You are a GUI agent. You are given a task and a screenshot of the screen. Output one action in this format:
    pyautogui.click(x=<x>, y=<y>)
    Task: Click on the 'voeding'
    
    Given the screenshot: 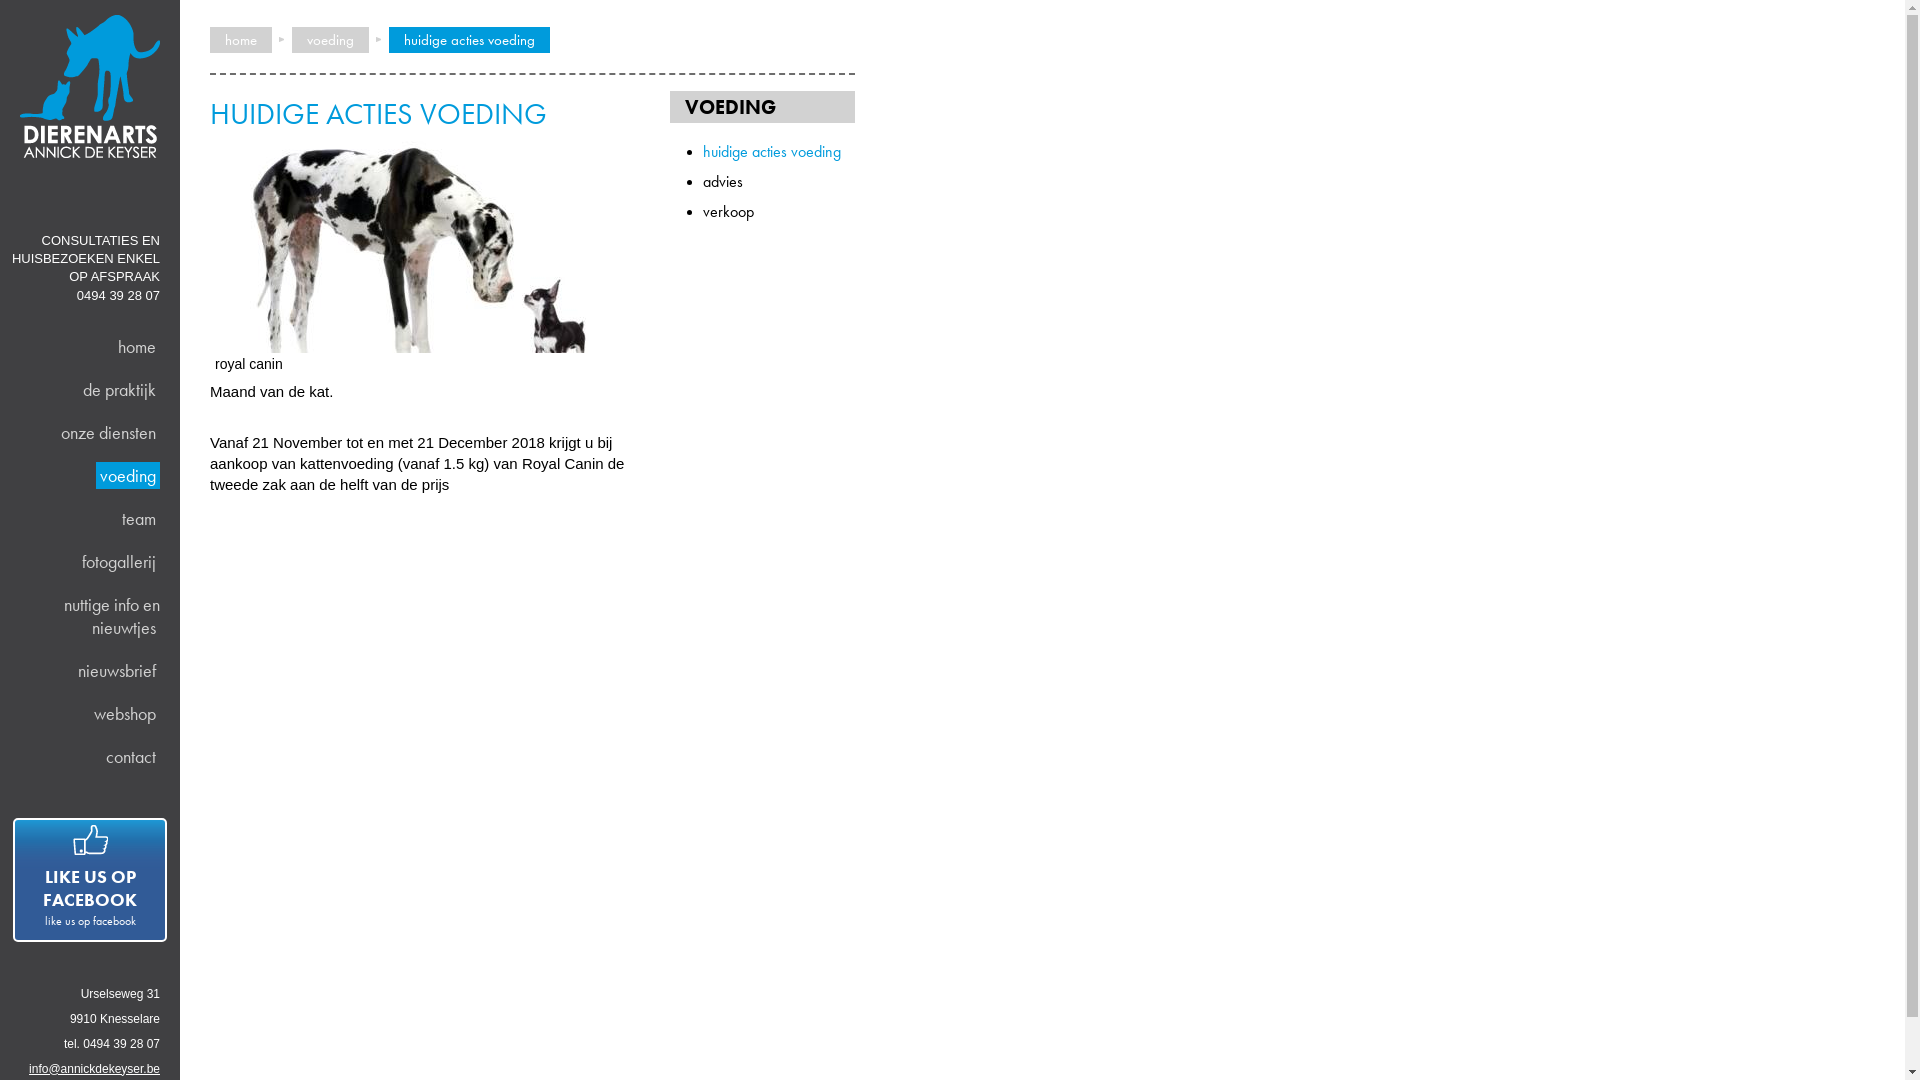 What is the action you would take?
    pyautogui.click(x=330, y=39)
    